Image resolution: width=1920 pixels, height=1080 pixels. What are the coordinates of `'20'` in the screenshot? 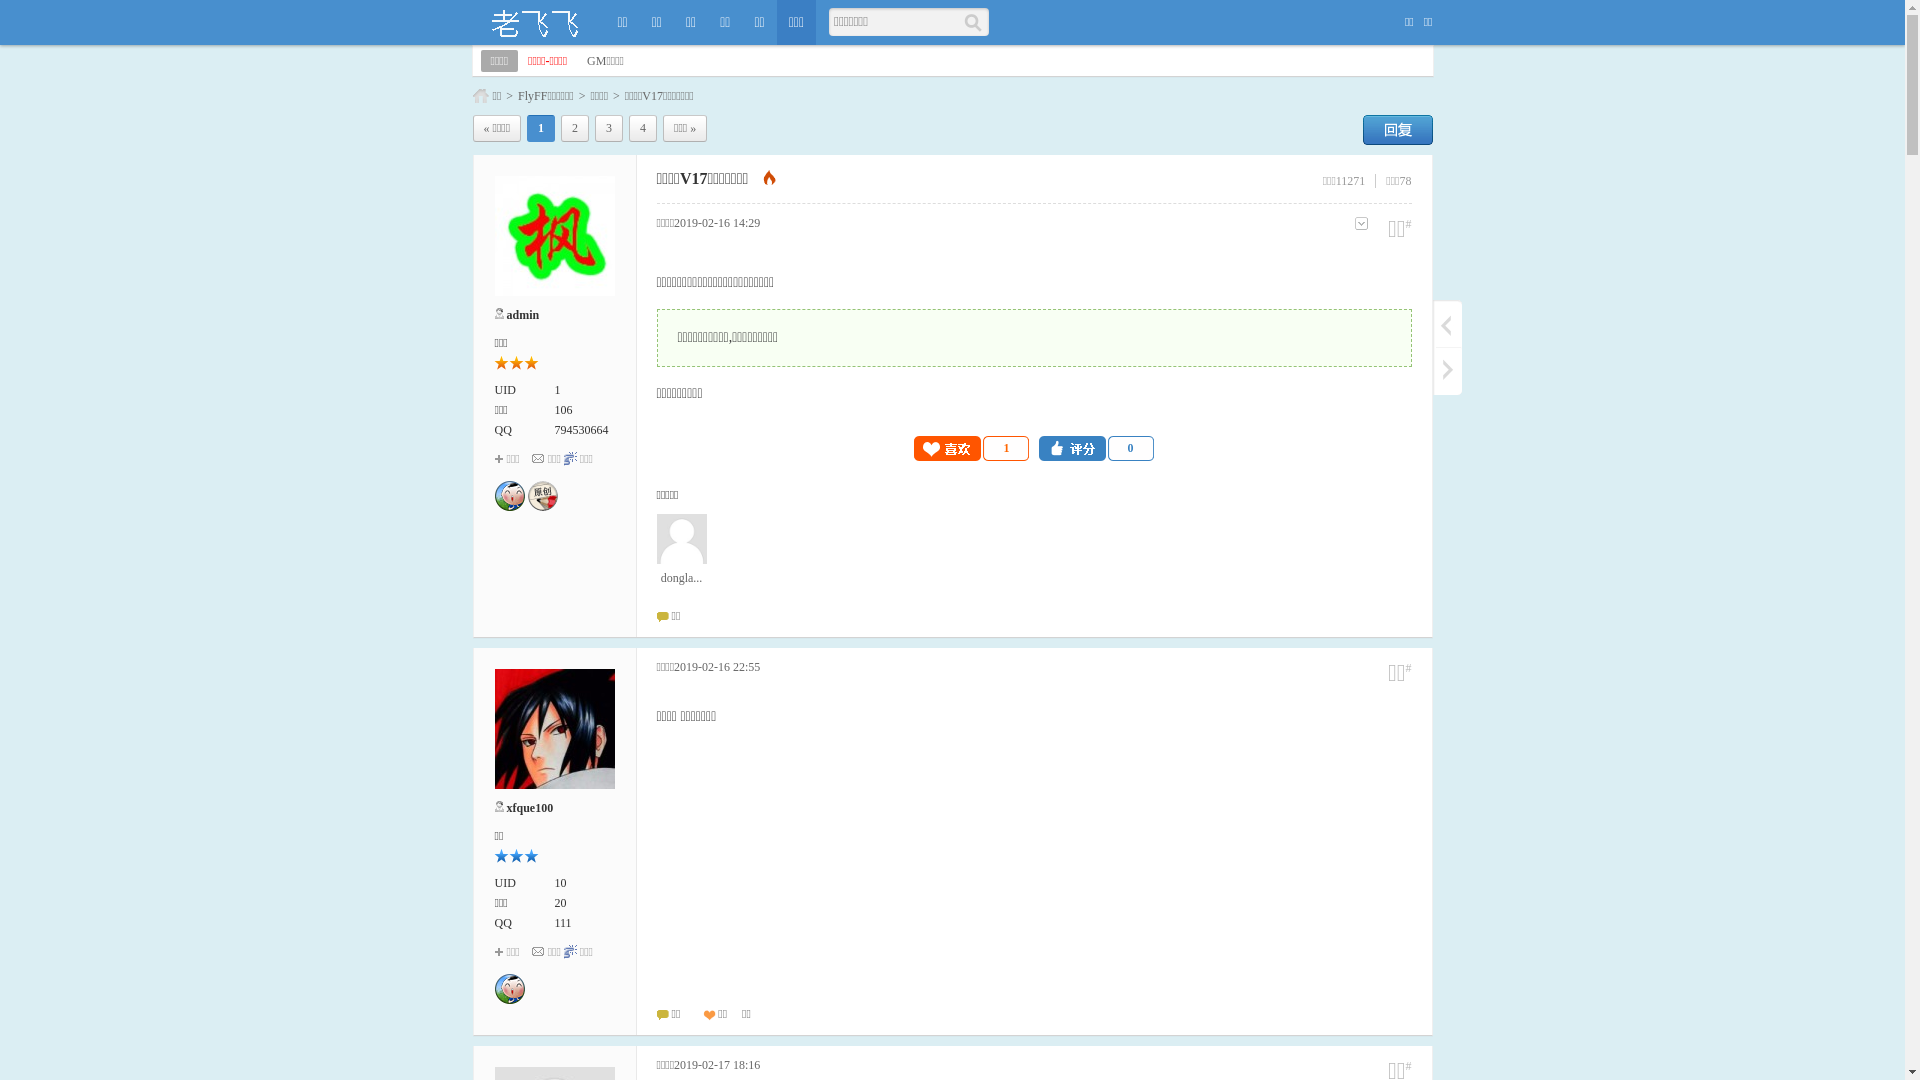 It's located at (560, 902).